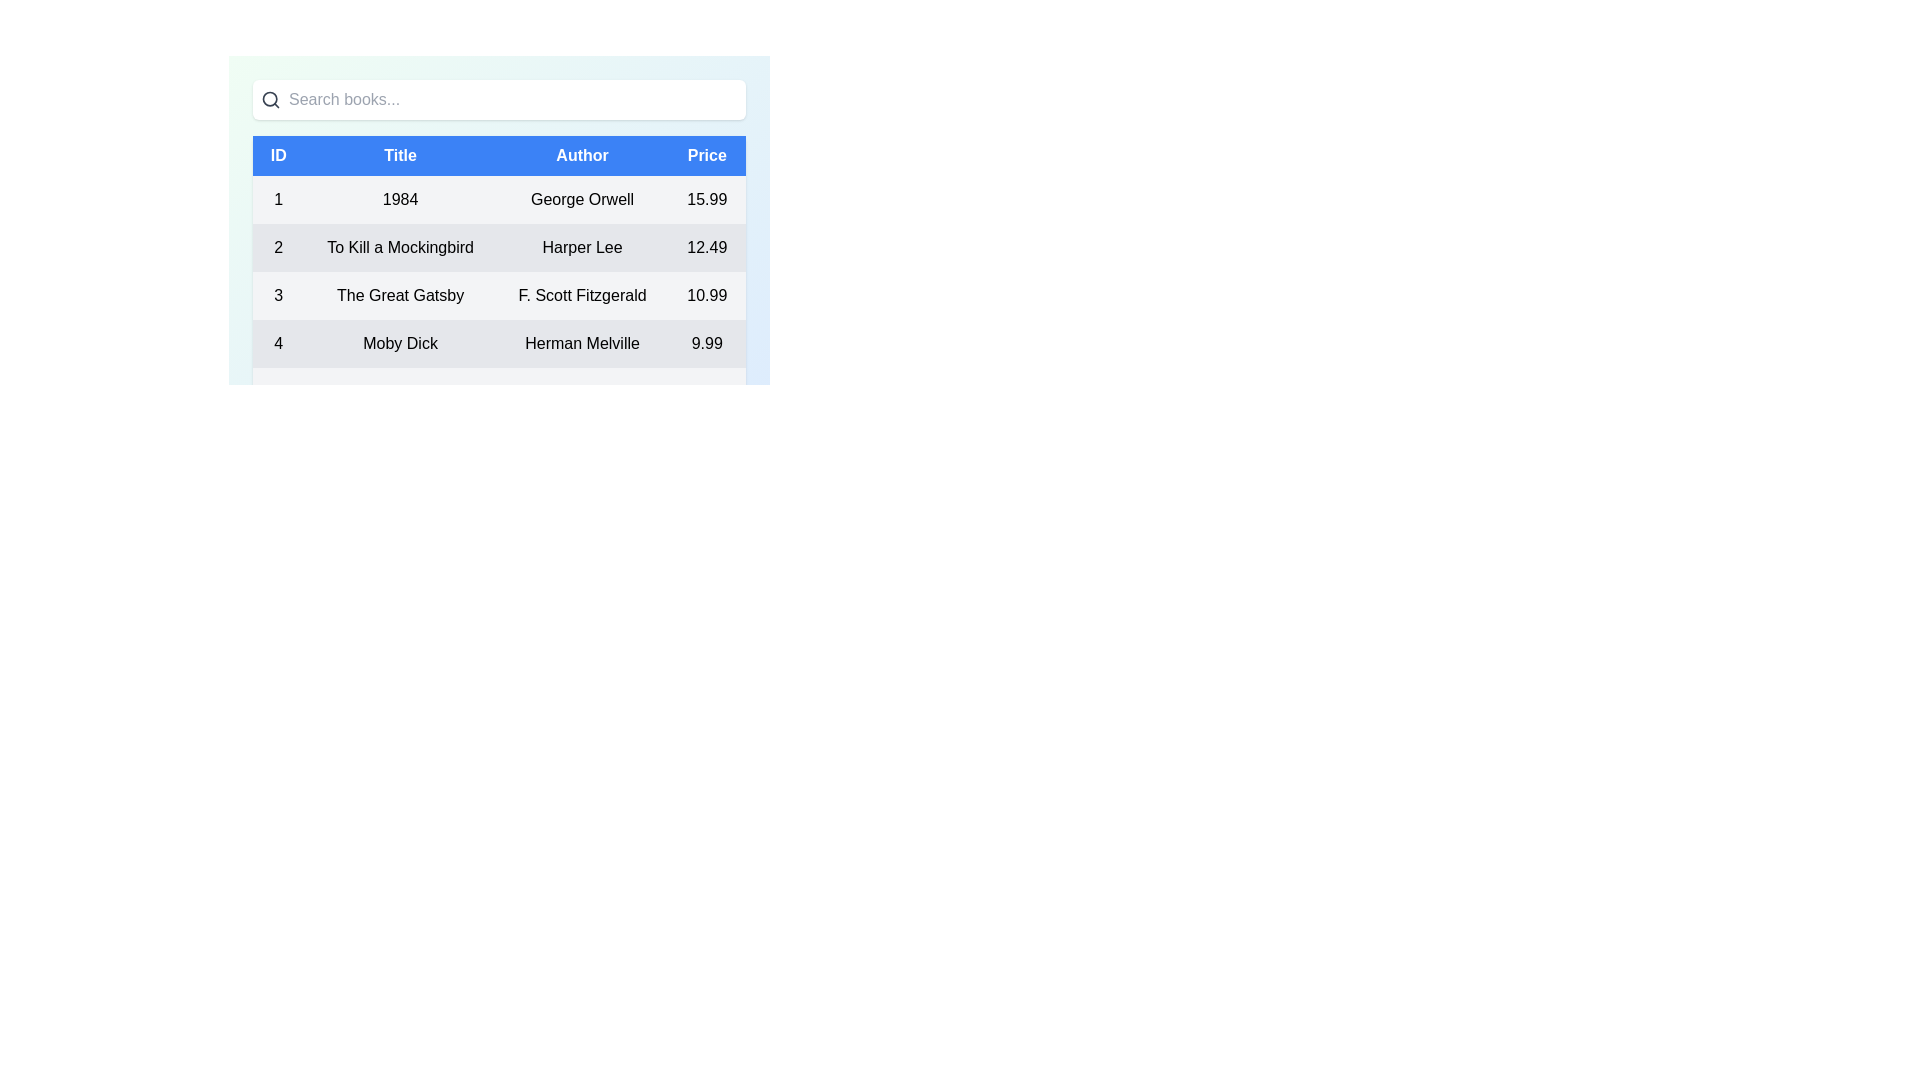 The height and width of the screenshot is (1080, 1920). Describe the element at coordinates (581, 200) in the screenshot. I see `the Text Label displaying the author's name in the third column of the first row of the table` at that location.